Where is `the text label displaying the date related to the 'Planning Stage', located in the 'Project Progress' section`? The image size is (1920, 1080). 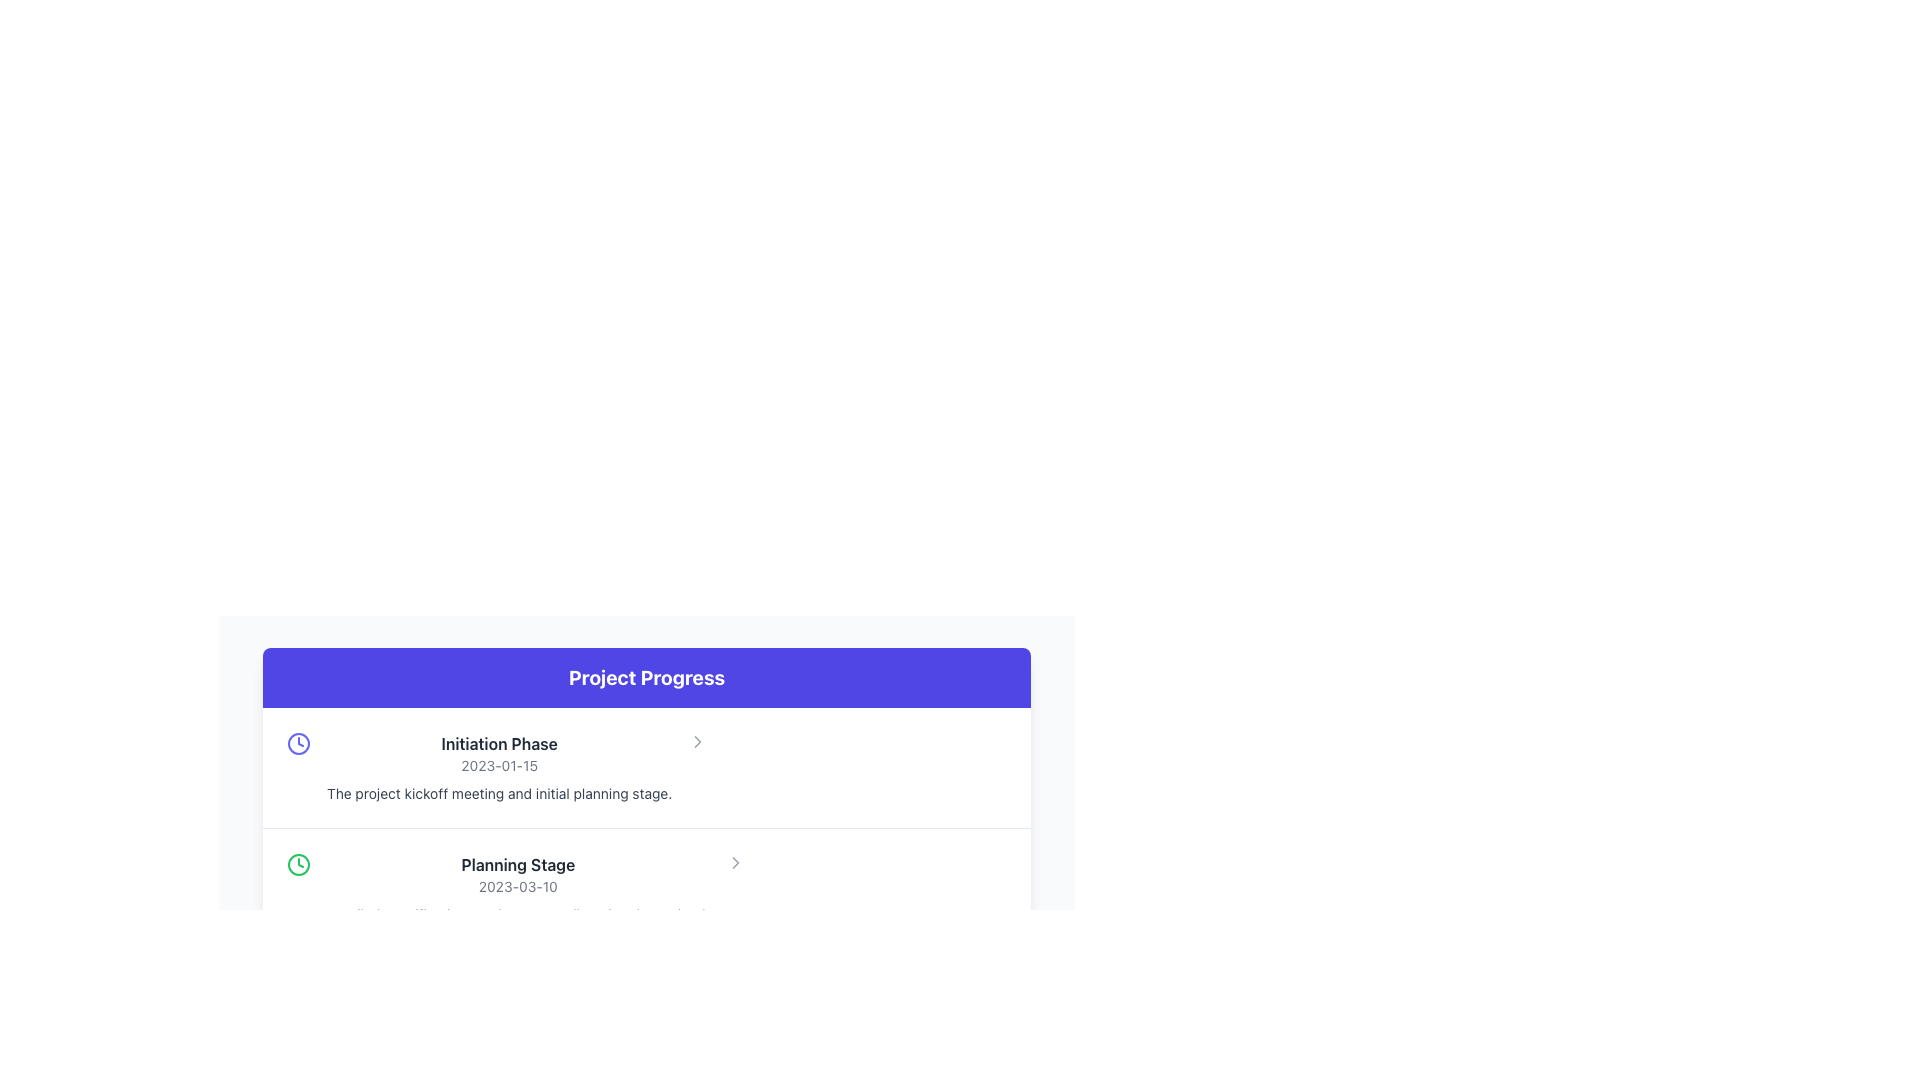
the text label displaying the date related to the 'Planning Stage', located in the 'Project Progress' section is located at coordinates (518, 886).